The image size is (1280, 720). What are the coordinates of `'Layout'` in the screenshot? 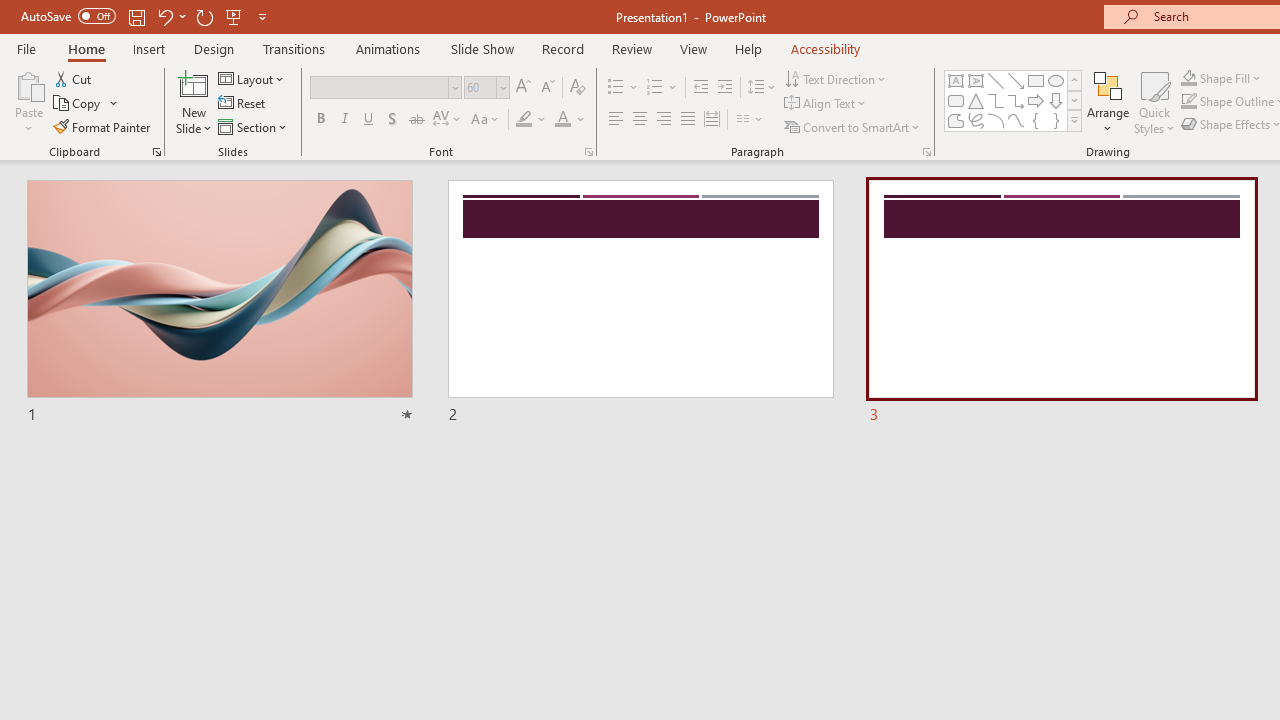 It's located at (251, 78).